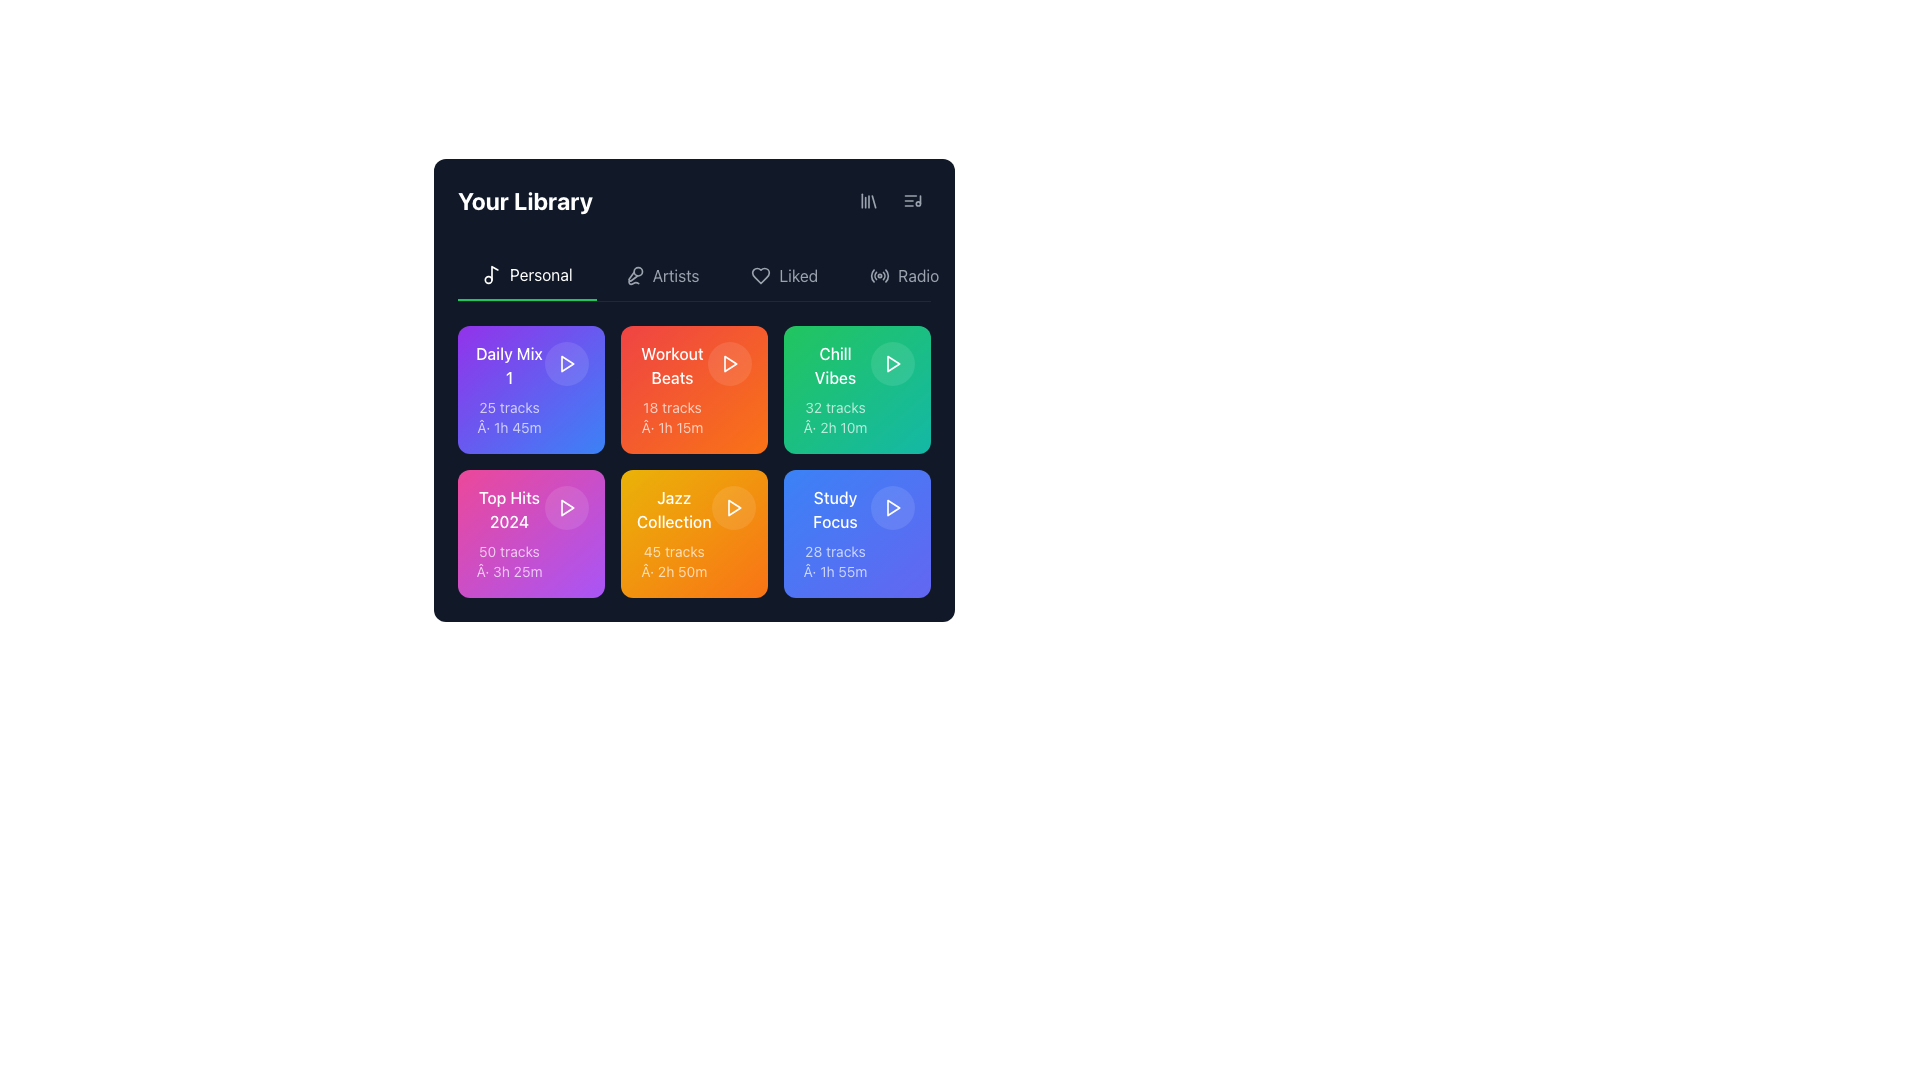 Image resolution: width=1920 pixels, height=1080 pixels. Describe the element at coordinates (835, 416) in the screenshot. I see `the informational text label displaying the number of tracks and total duration for the 'Chill Vibes' playlist, located in the lower region of the playlist card` at that location.